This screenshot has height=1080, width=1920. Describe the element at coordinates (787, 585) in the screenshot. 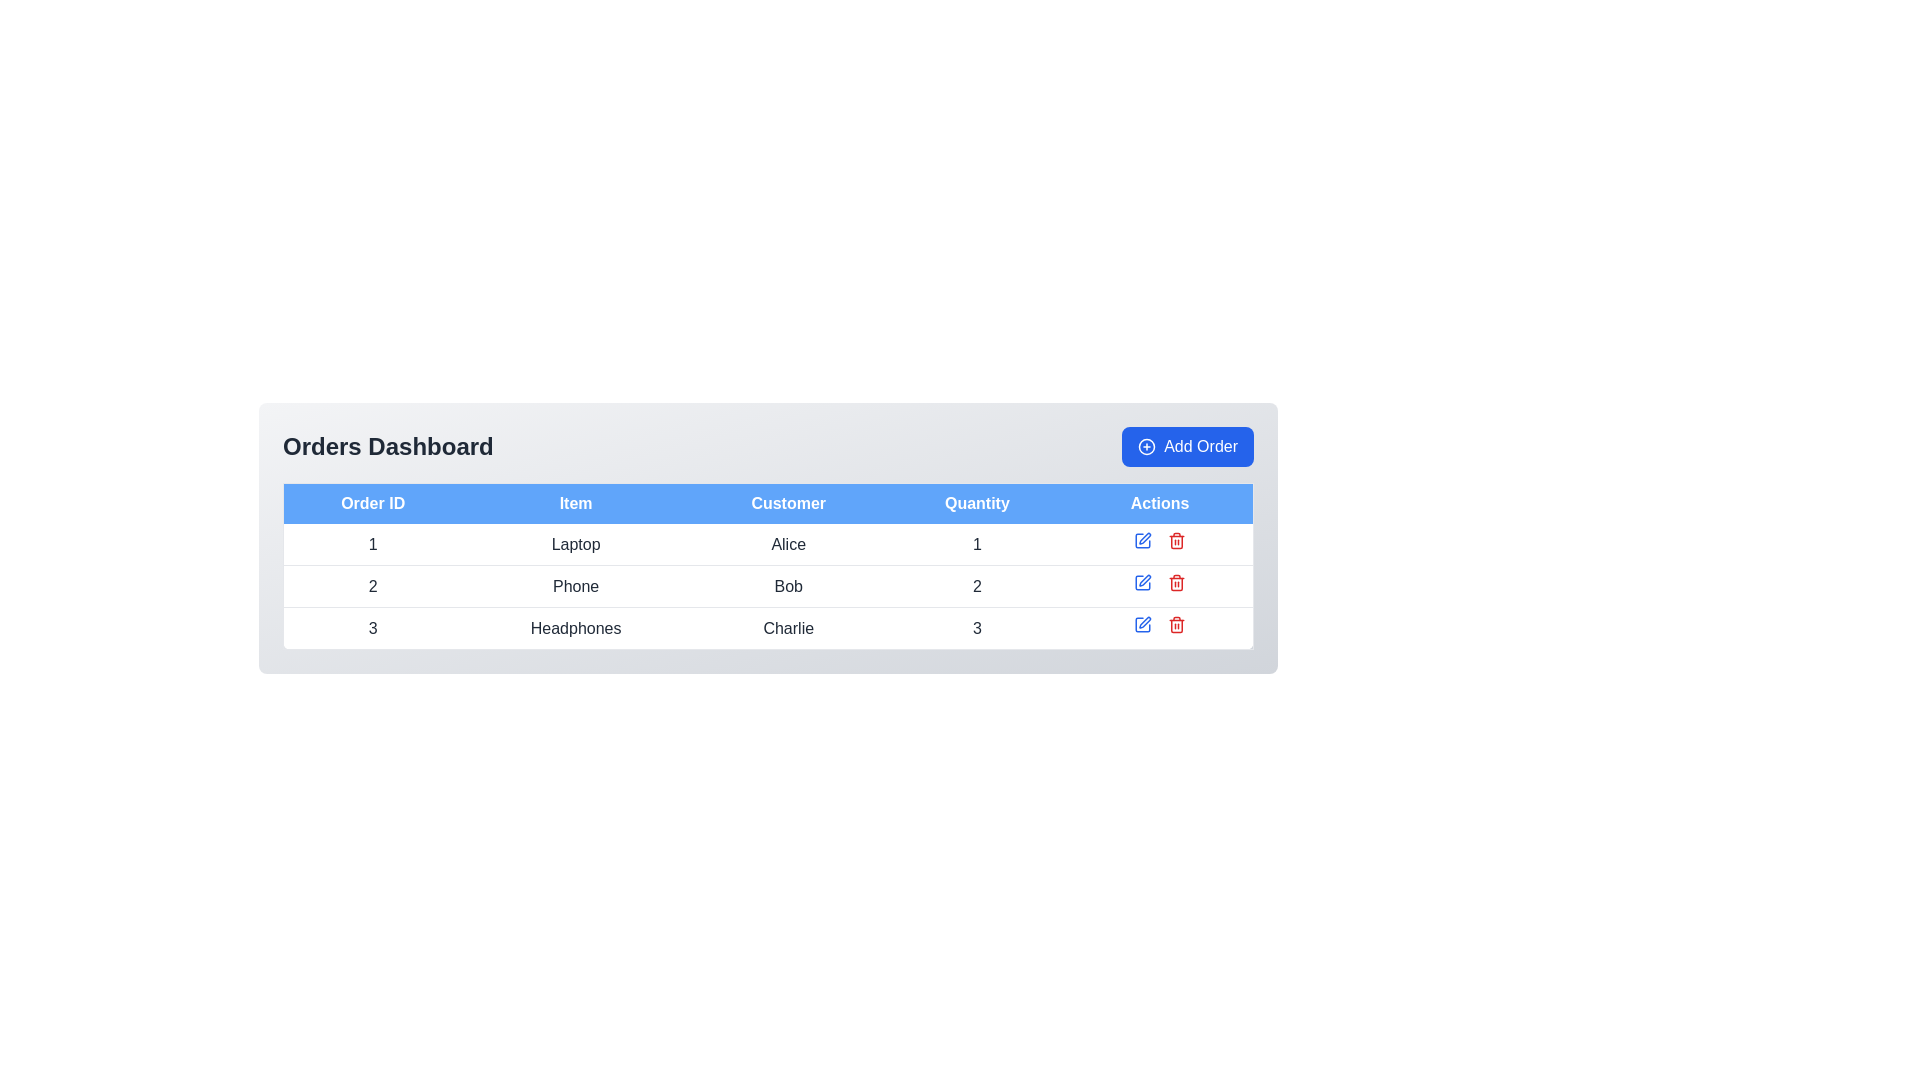

I see `the text label displaying 'Bob' in bold, black font located in the 'Customer' column of the second row under 'Orders Dashboard'` at that location.